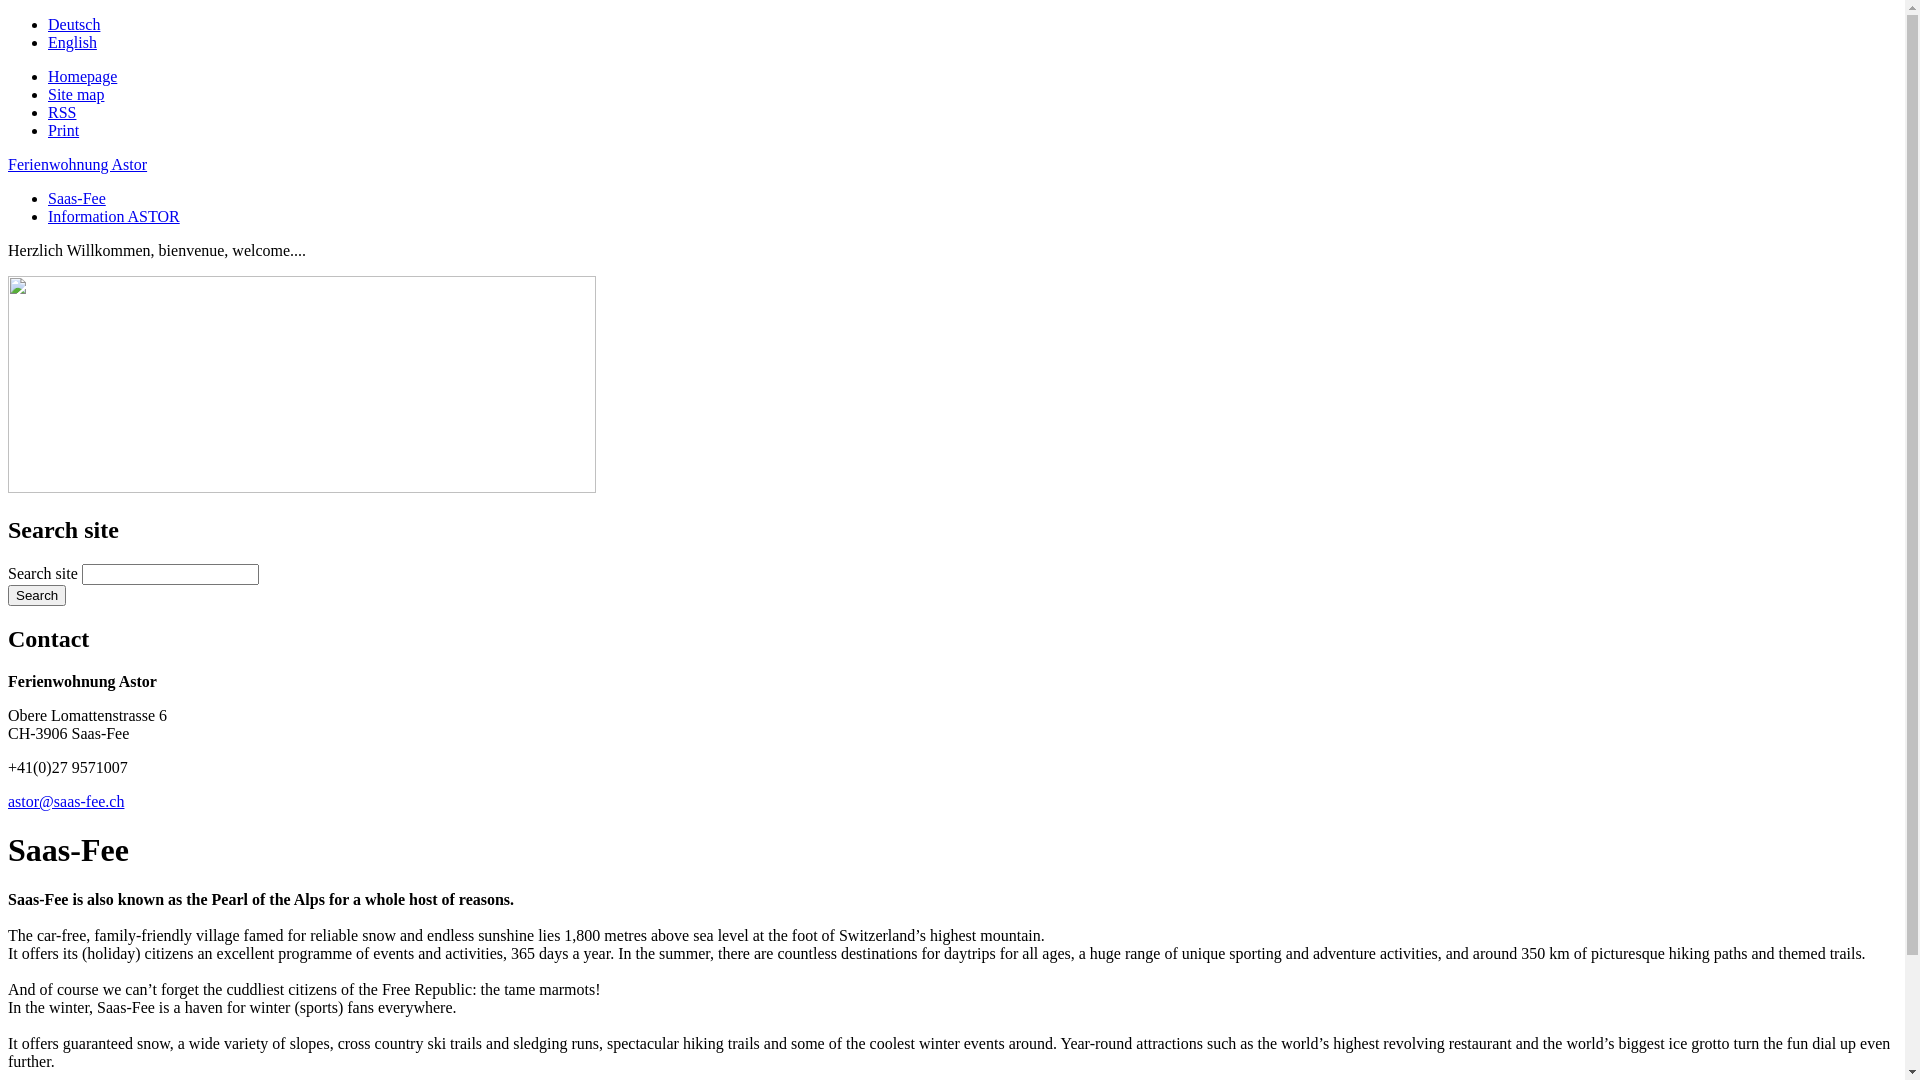 The width and height of the screenshot is (1920, 1080). I want to click on 'Site map', so click(76, 94).